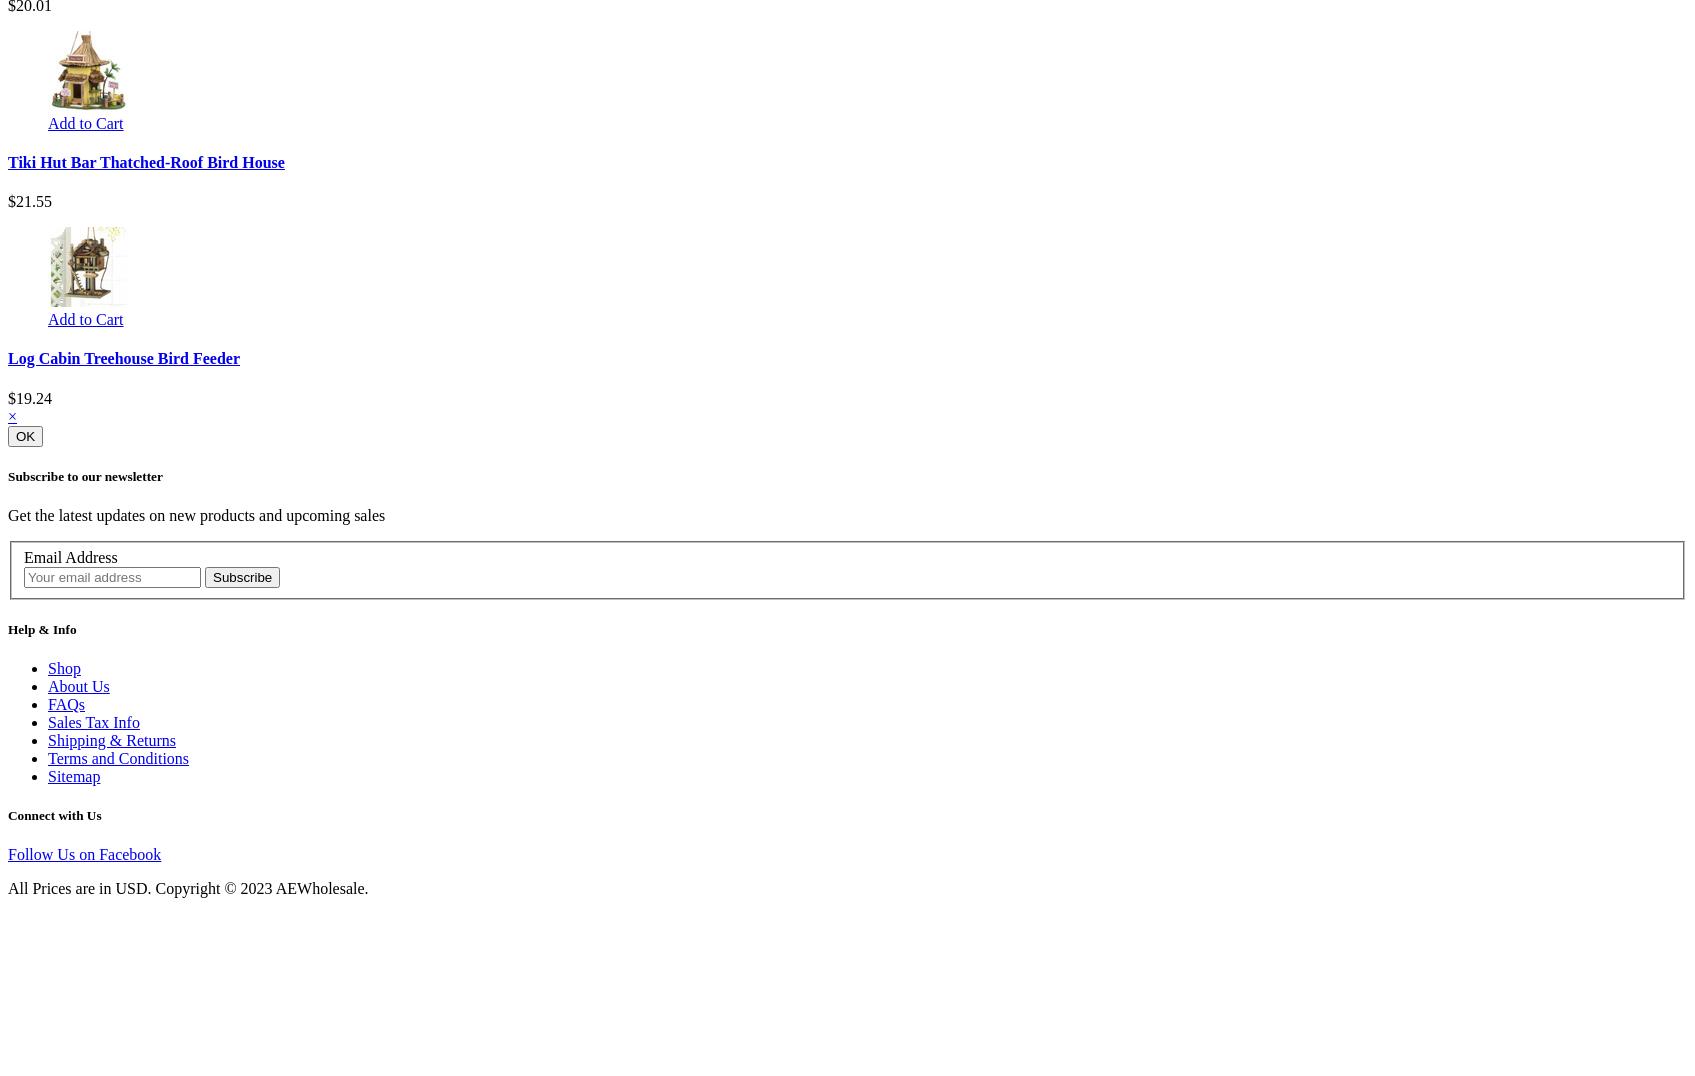 This screenshot has height=1076, width=1695. What do you see at coordinates (92, 720) in the screenshot?
I see `'Sales Tax Info'` at bounding box center [92, 720].